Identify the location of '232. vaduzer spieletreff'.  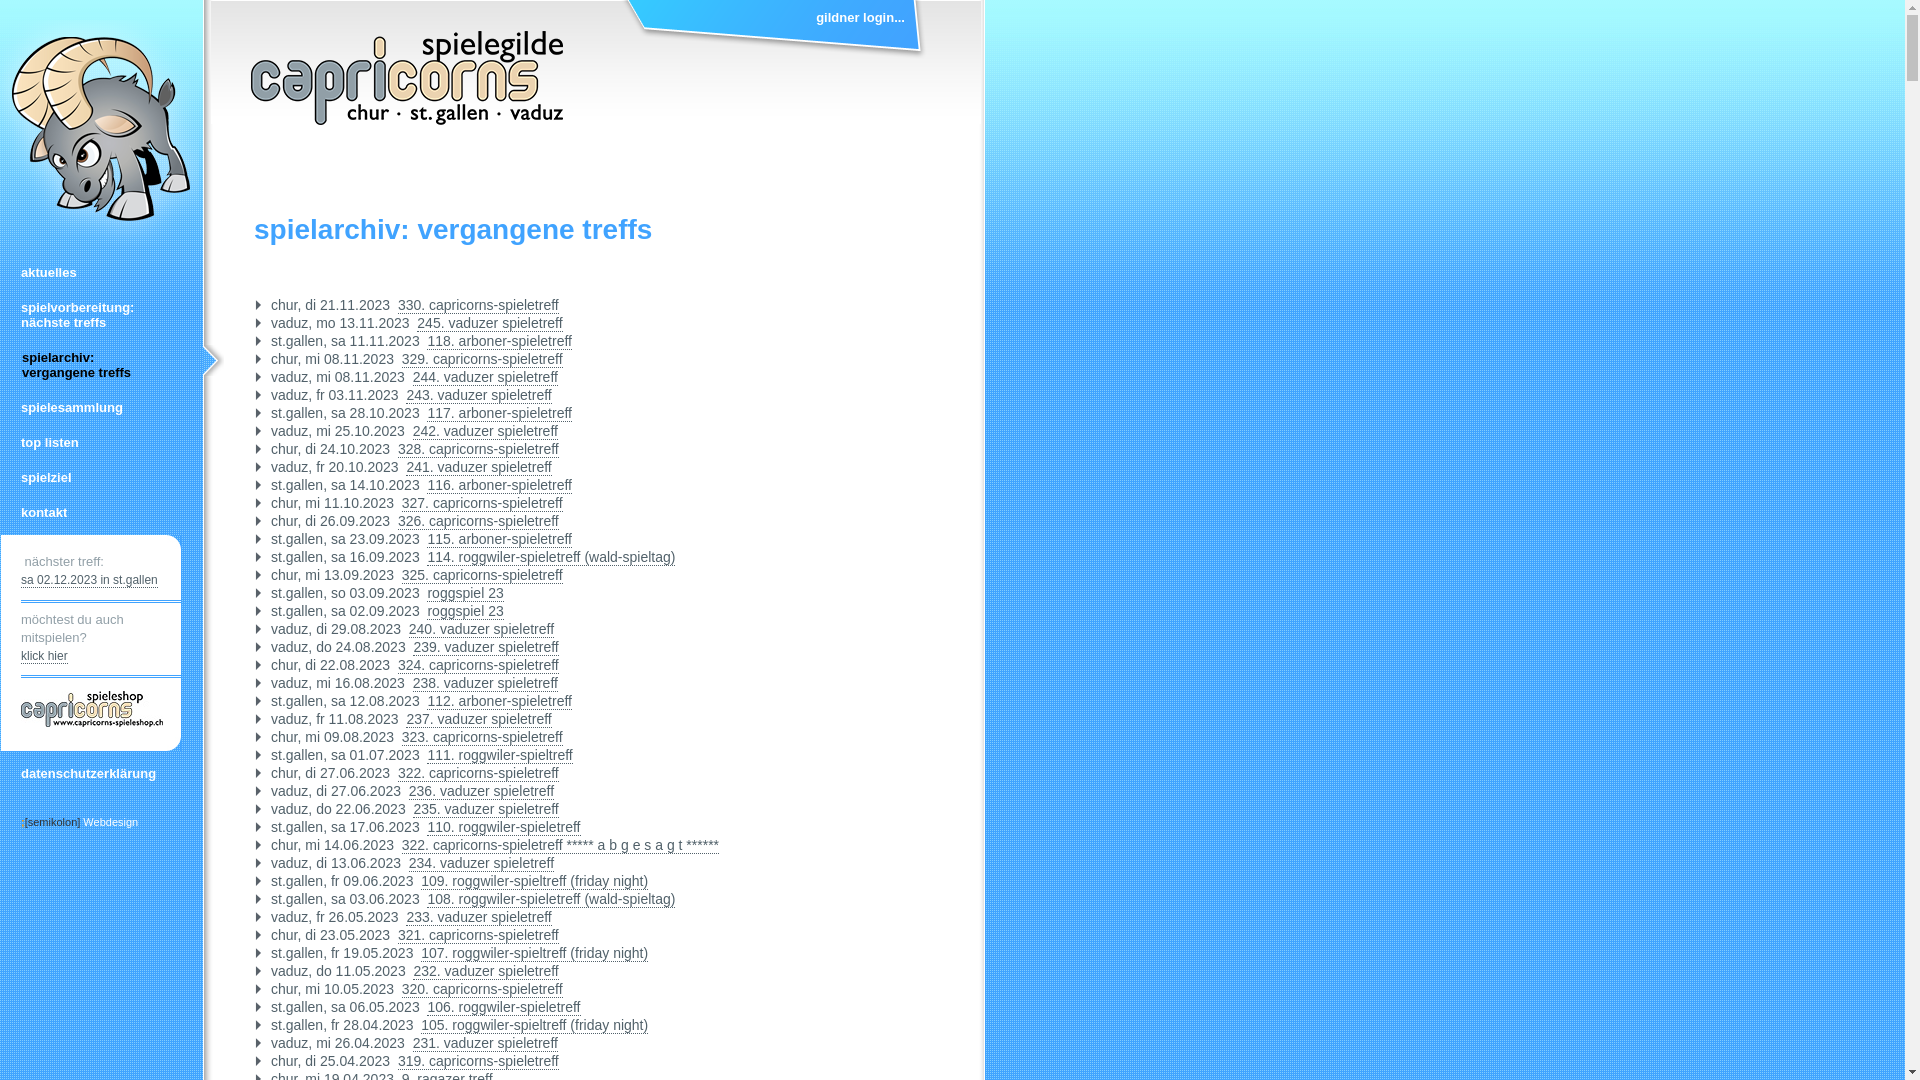
(485, 970).